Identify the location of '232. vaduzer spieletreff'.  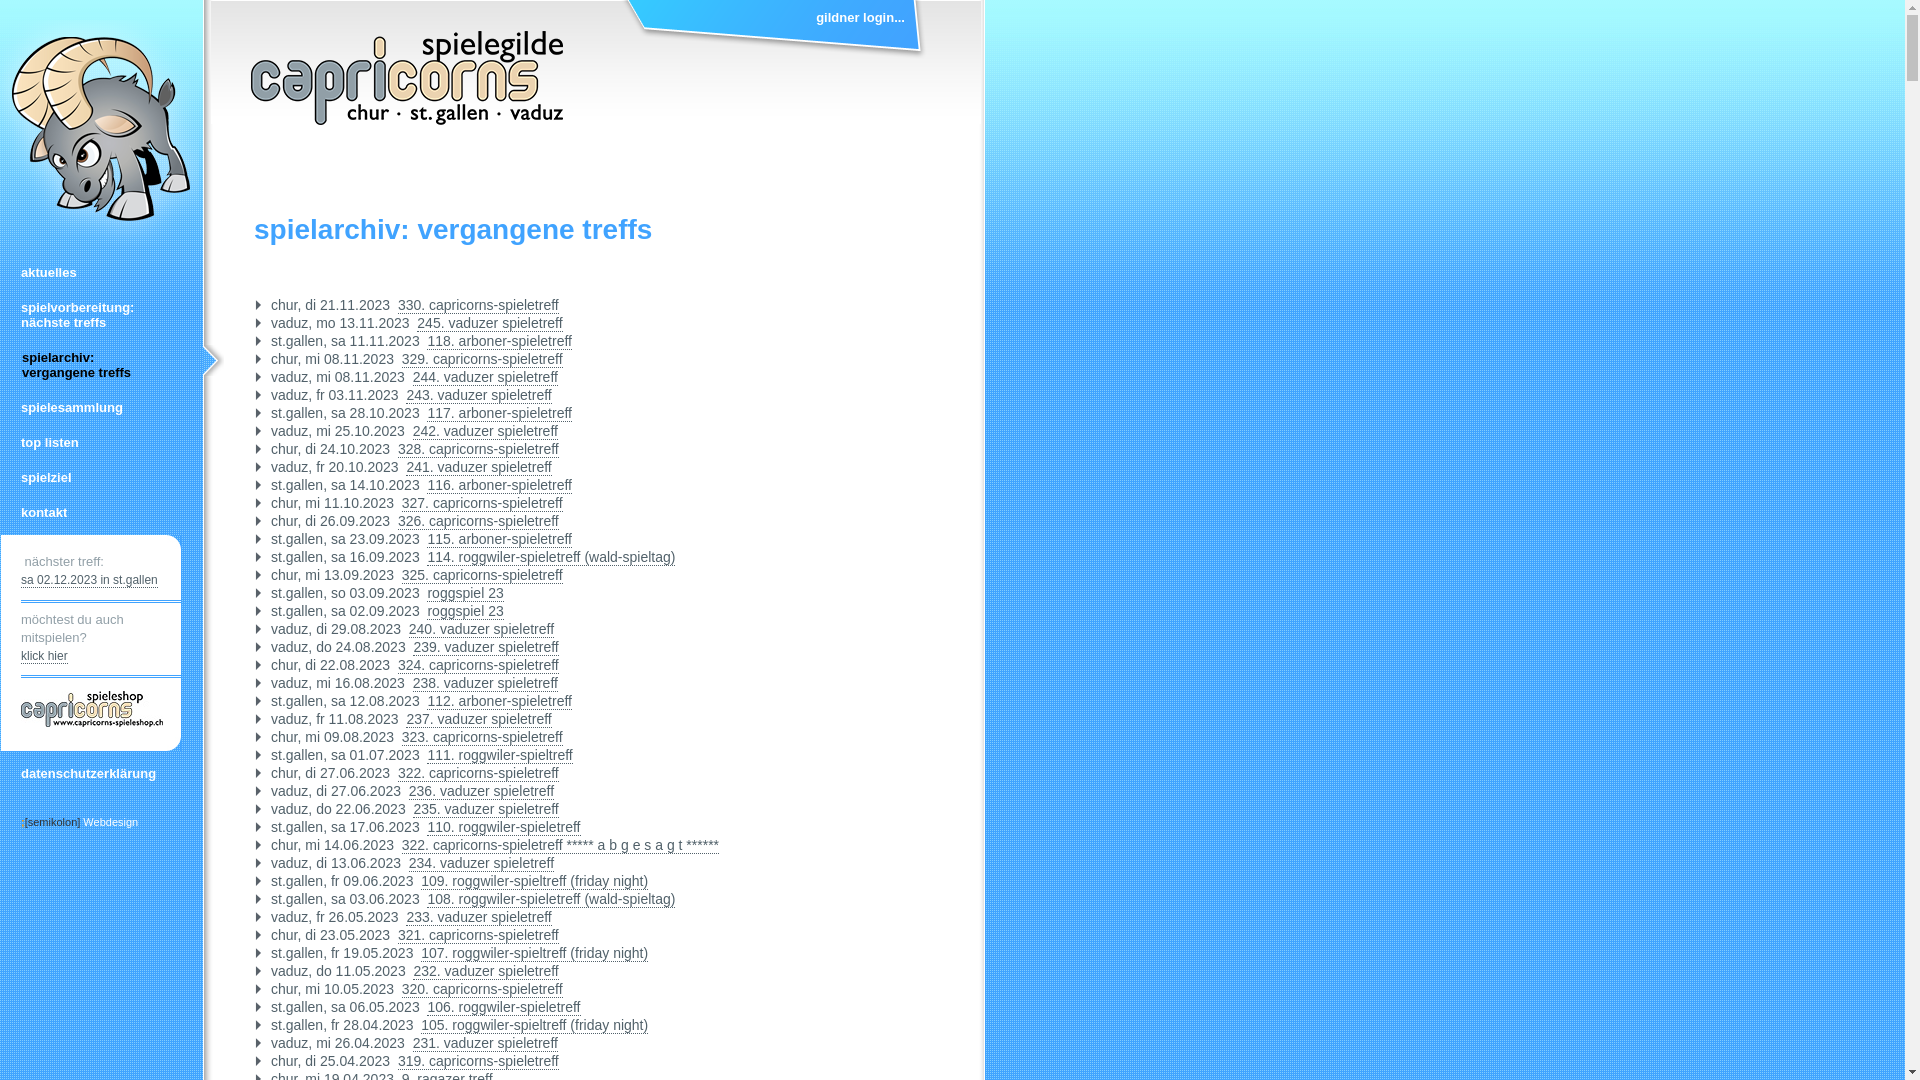
(485, 970).